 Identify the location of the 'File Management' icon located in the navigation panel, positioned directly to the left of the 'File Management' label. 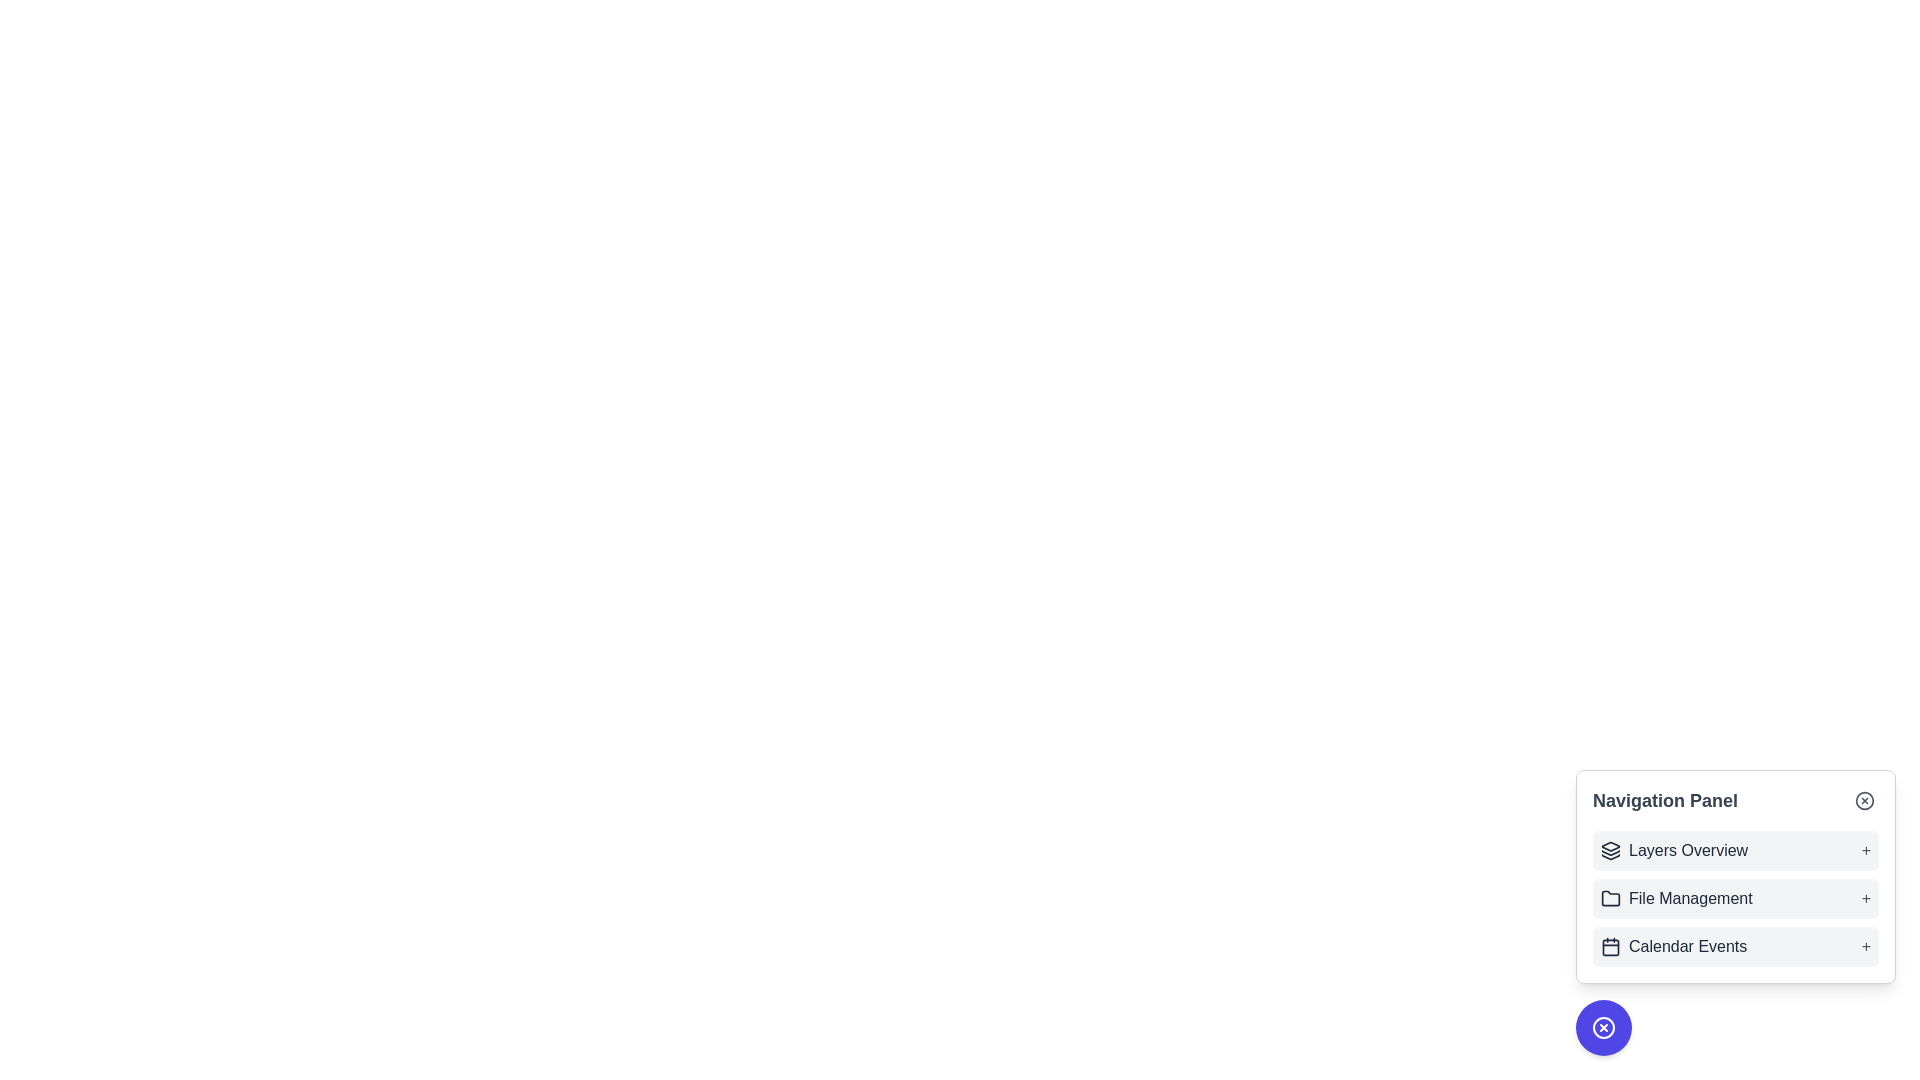
(1611, 897).